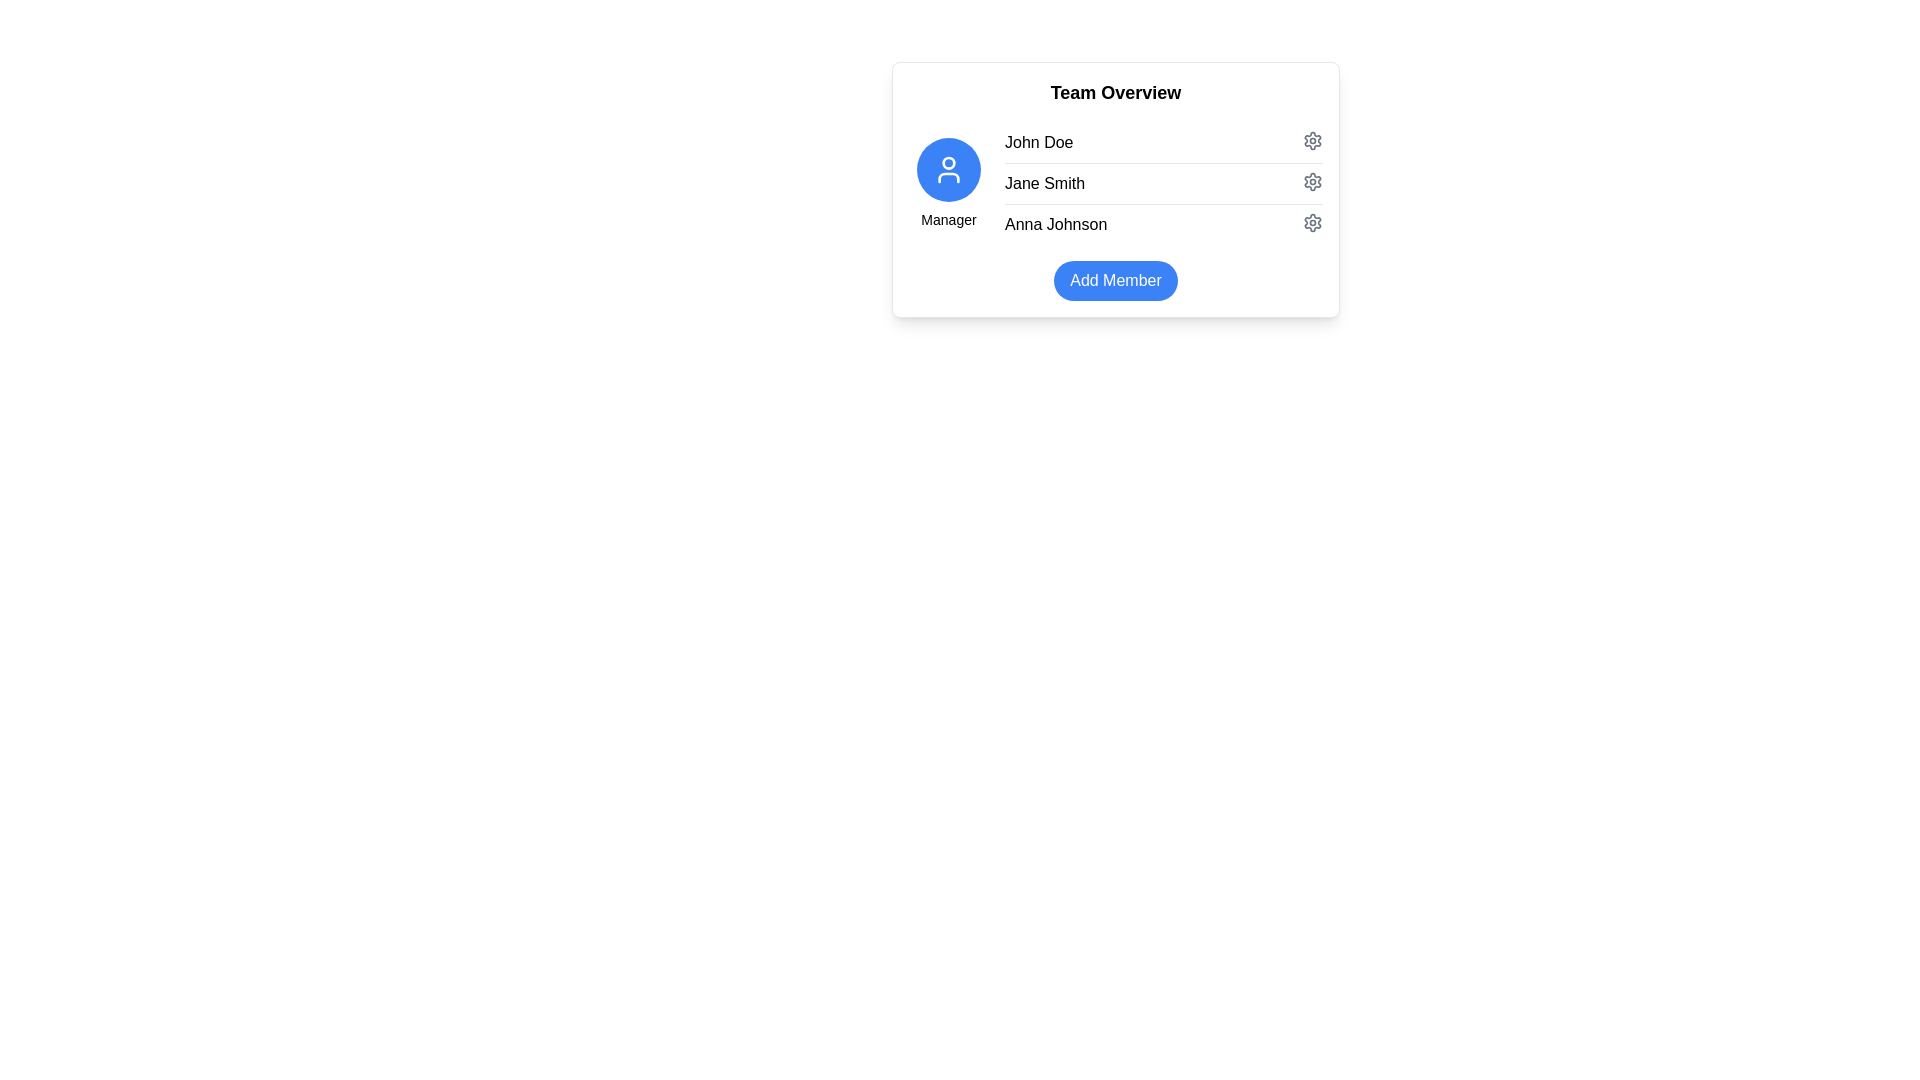 The width and height of the screenshot is (1920, 1080). I want to click on the gear-shaped icon in the 'Team Overview' section adjacent to 'Jane Smith', so click(1313, 181).